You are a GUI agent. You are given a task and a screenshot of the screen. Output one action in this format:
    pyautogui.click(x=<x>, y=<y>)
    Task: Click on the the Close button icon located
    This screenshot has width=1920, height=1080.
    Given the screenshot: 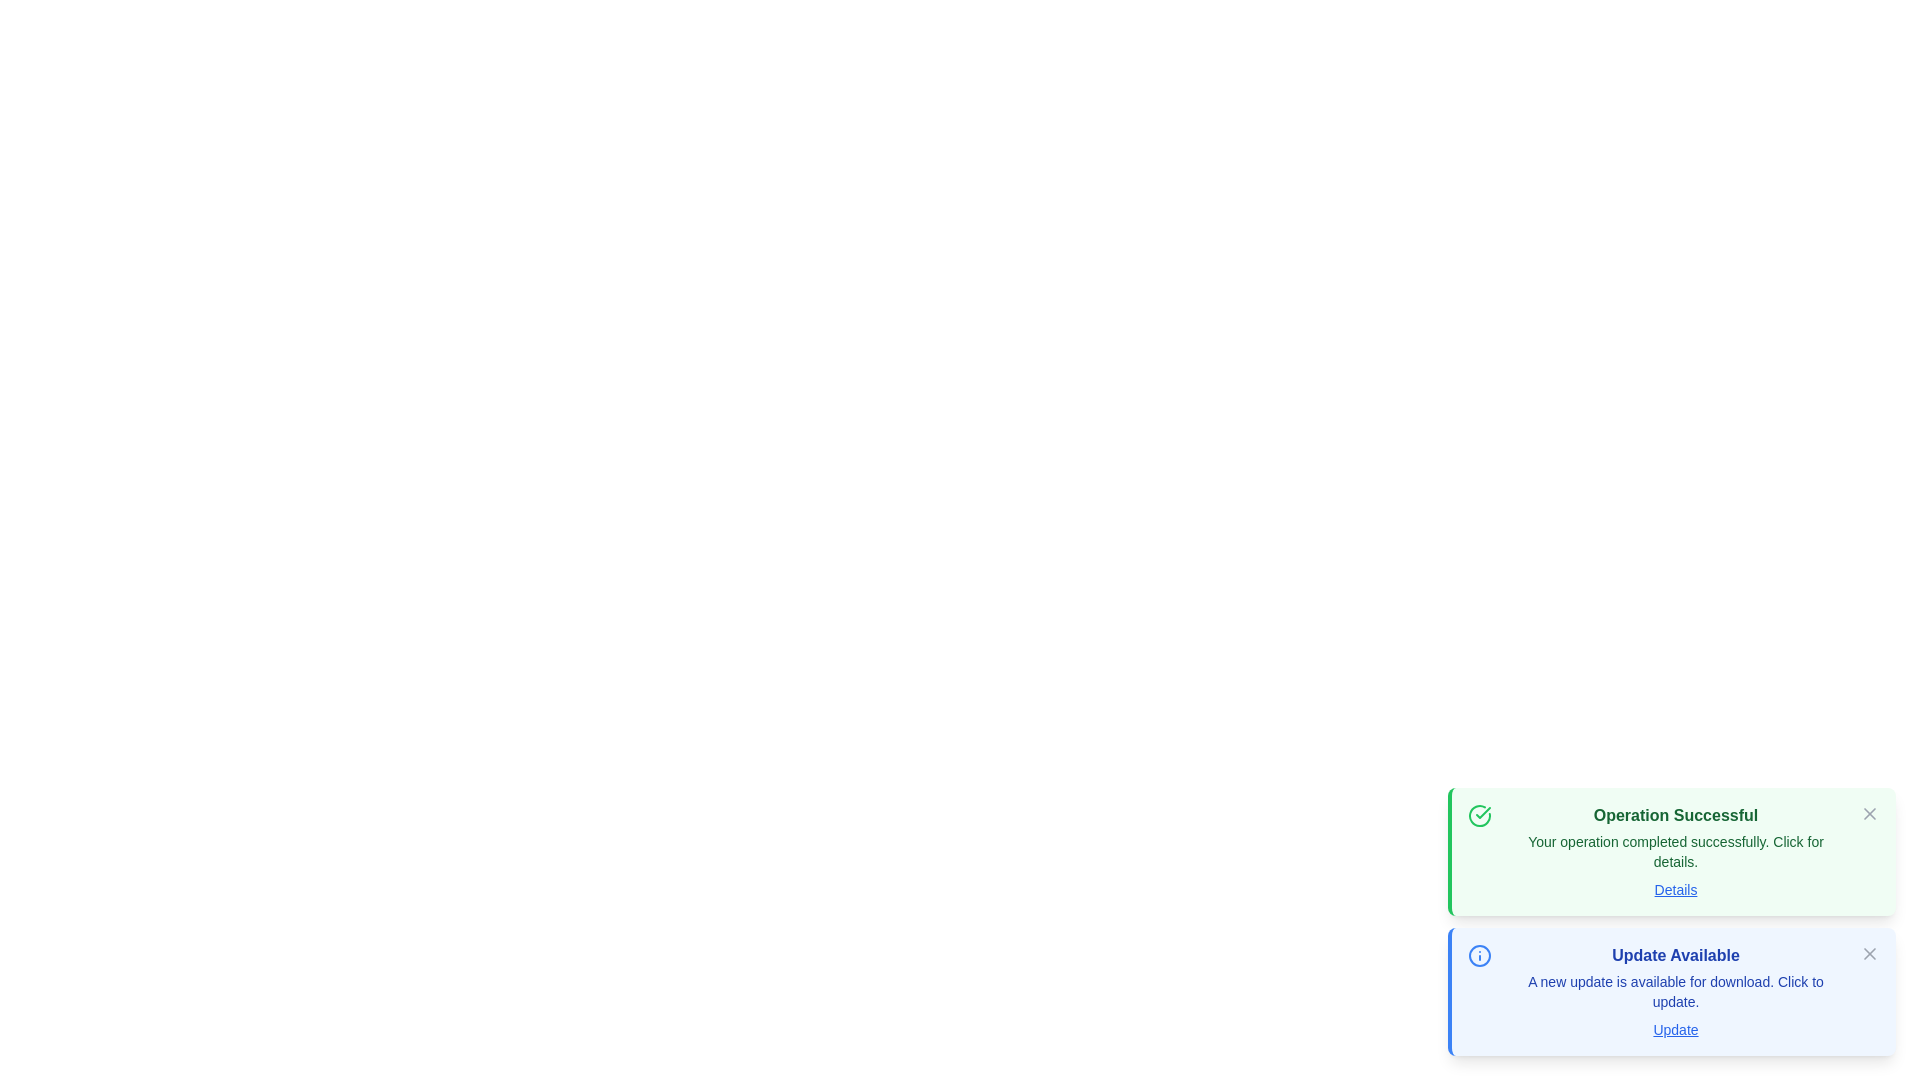 What is the action you would take?
    pyautogui.click(x=1869, y=952)
    